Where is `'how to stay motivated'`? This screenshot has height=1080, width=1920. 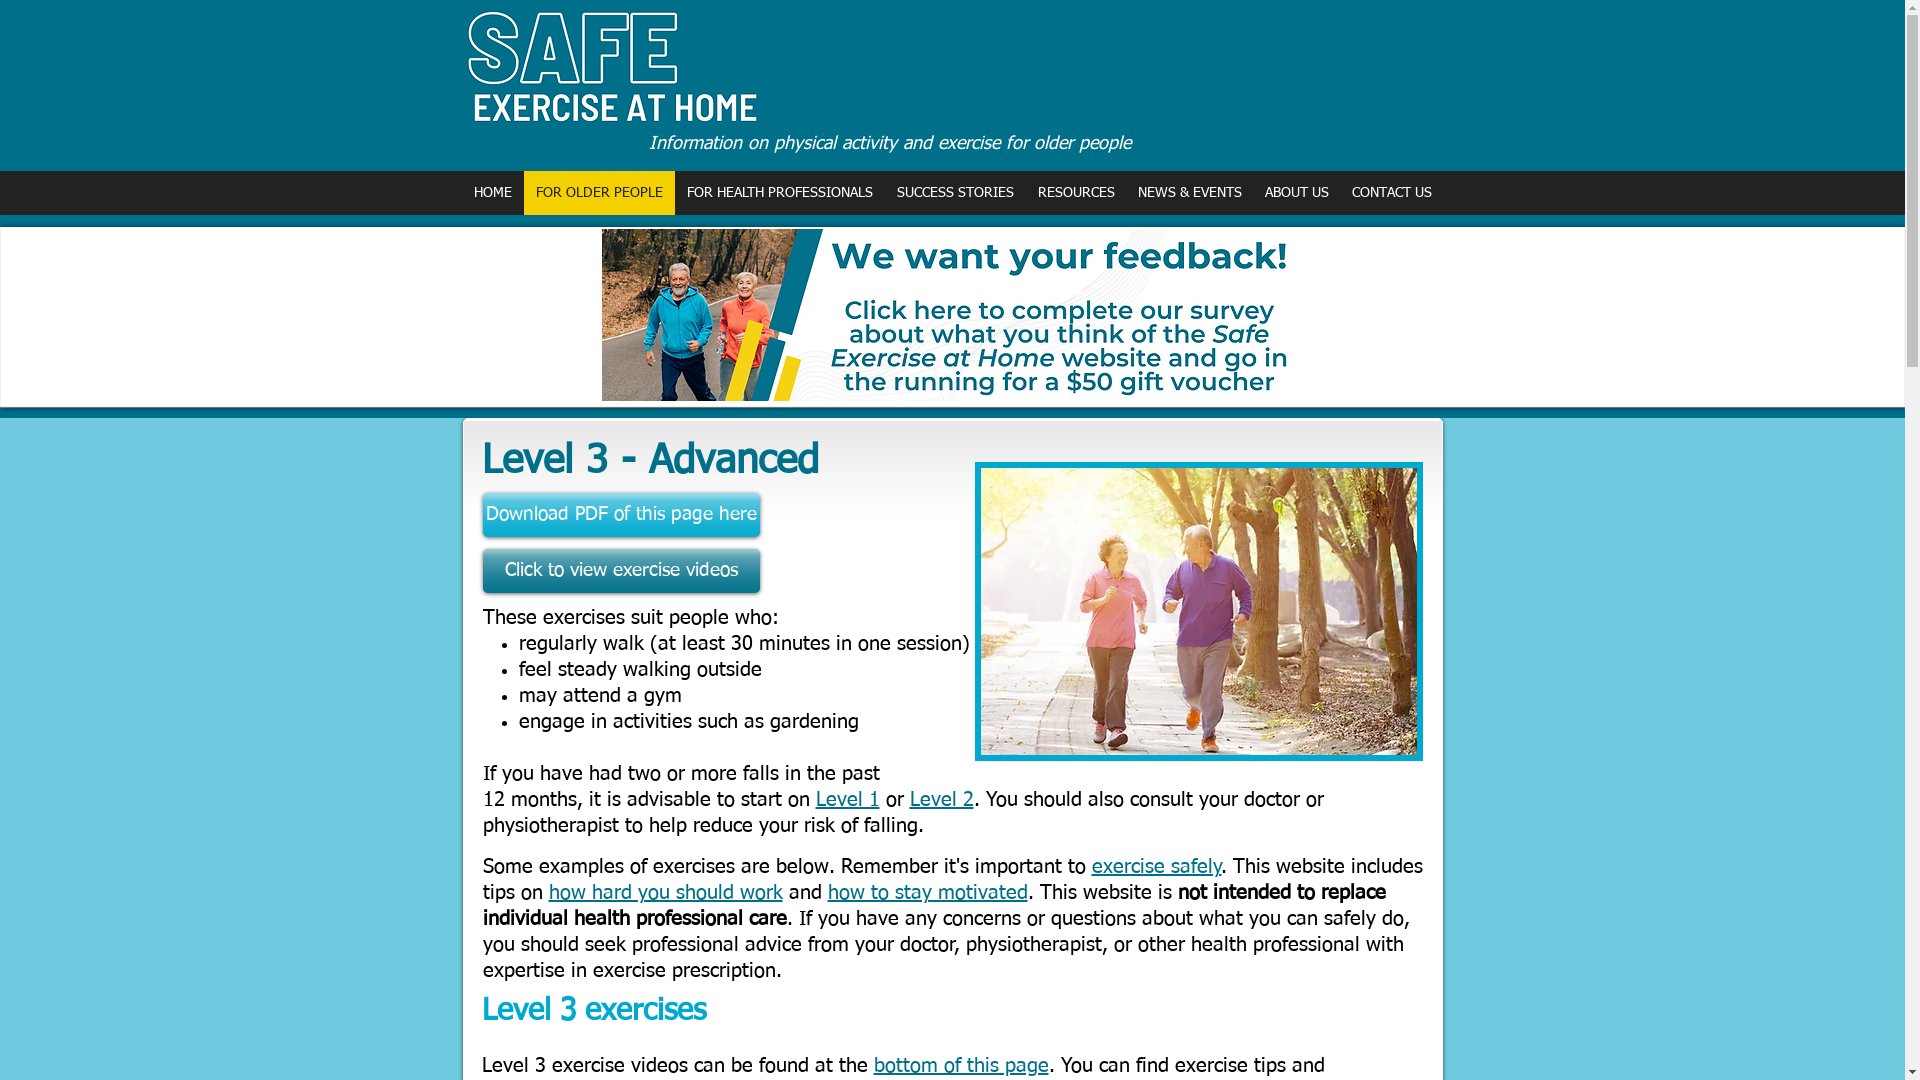 'how to stay motivated' is located at coordinates (926, 892).